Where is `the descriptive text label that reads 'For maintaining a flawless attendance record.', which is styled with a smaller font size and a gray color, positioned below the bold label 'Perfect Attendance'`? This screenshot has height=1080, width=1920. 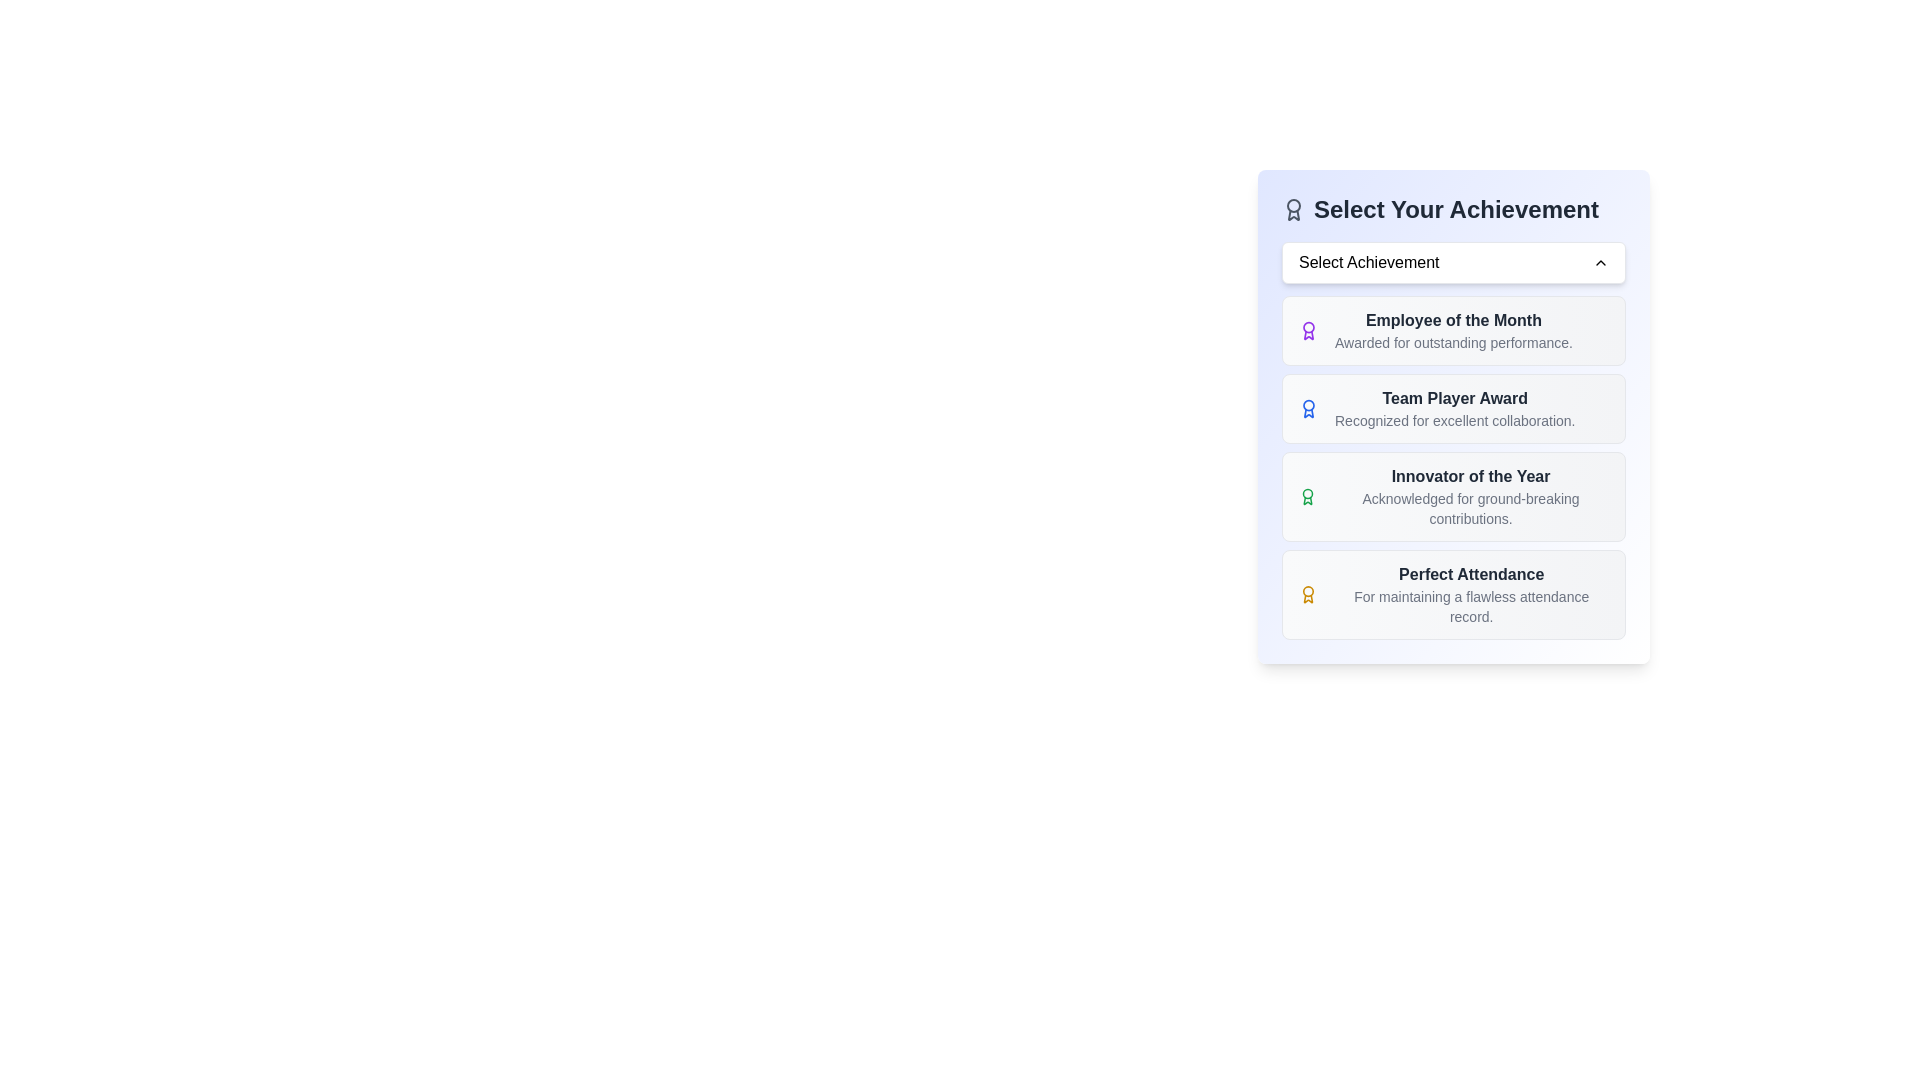
the descriptive text label that reads 'For maintaining a flawless attendance record.', which is styled with a smaller font size and a gray color, positioned below the bold label 'Perfect Attendance' is located at coordinates (1471, 605).